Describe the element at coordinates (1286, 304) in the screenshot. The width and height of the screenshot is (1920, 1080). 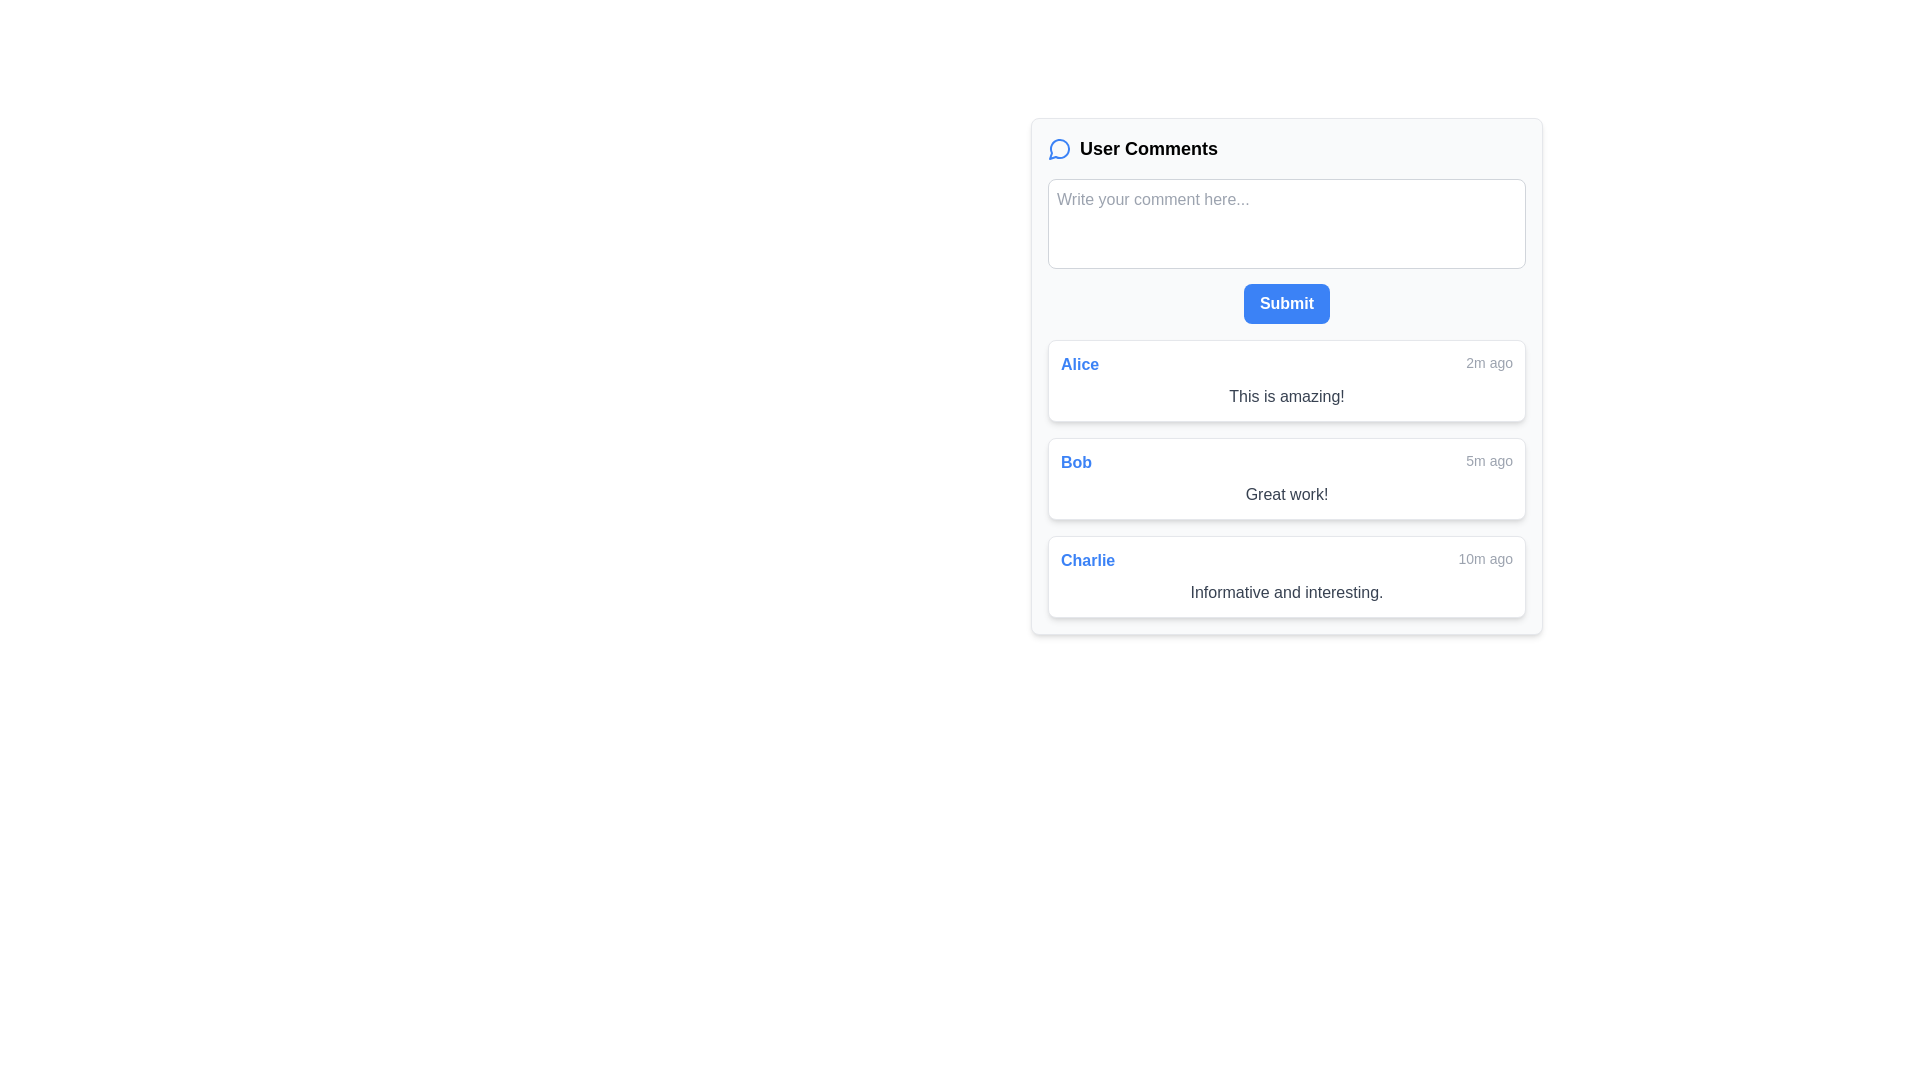
I see `the submission button located below the text input field with the placeholder 'Write your comment here...'` at that location.